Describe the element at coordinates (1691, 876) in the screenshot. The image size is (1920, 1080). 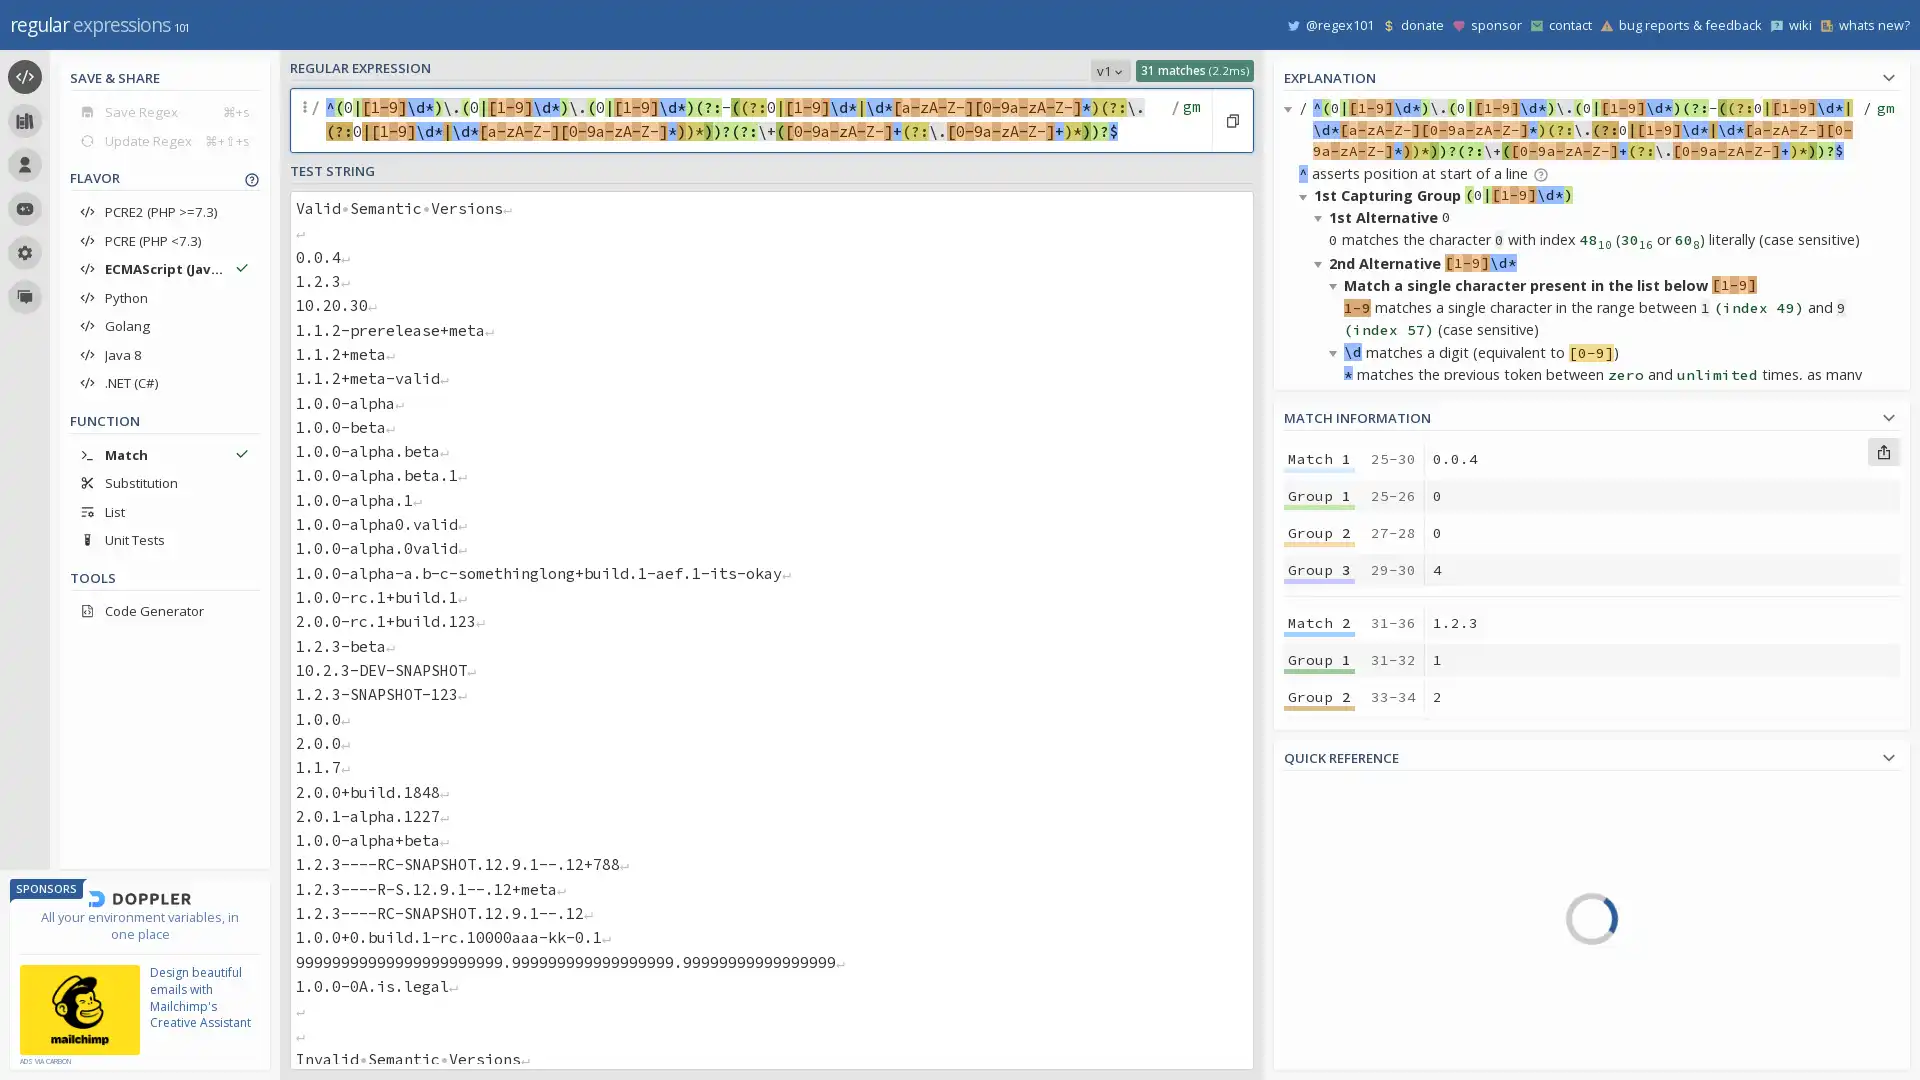
I see `A character not in the range: a-z [^a-z]` at that location.